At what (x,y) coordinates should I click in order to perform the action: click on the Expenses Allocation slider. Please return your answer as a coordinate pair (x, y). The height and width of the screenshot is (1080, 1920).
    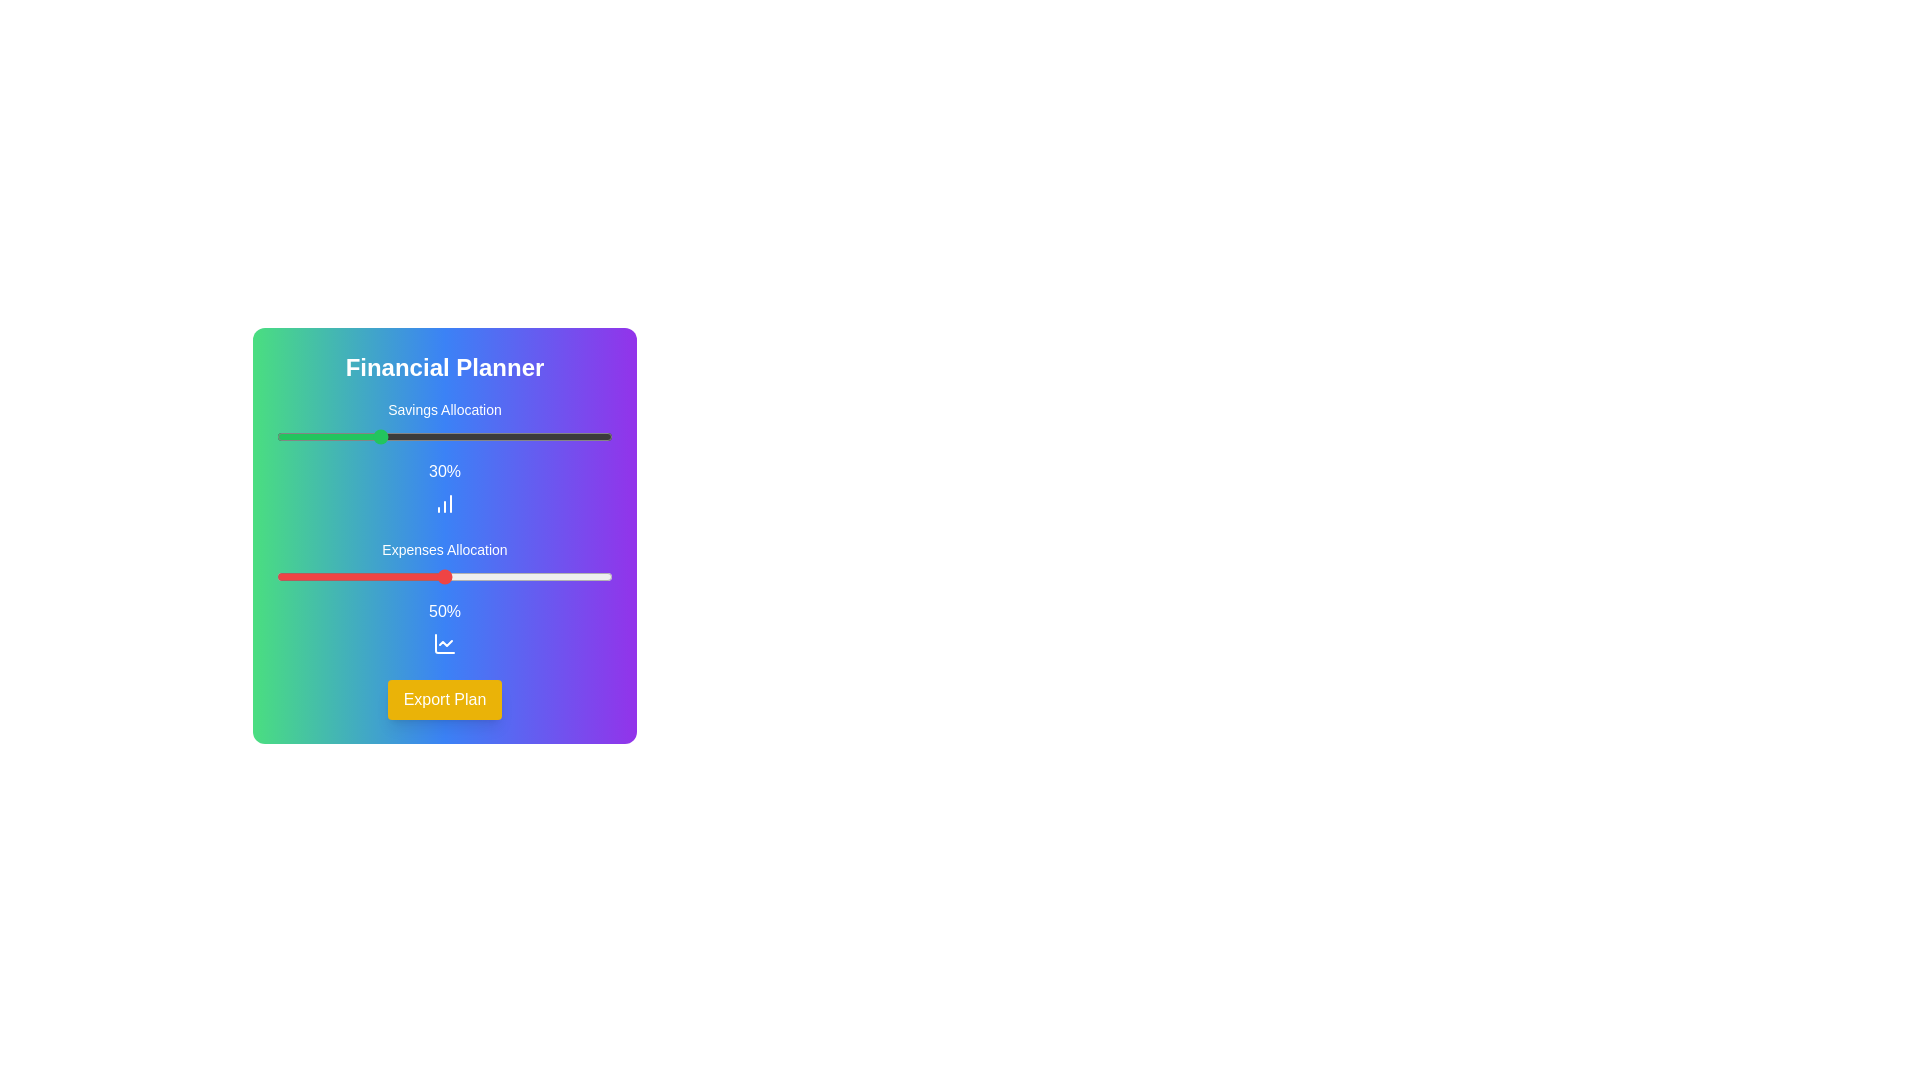
    Looking at the image, I should click on (474, 577).